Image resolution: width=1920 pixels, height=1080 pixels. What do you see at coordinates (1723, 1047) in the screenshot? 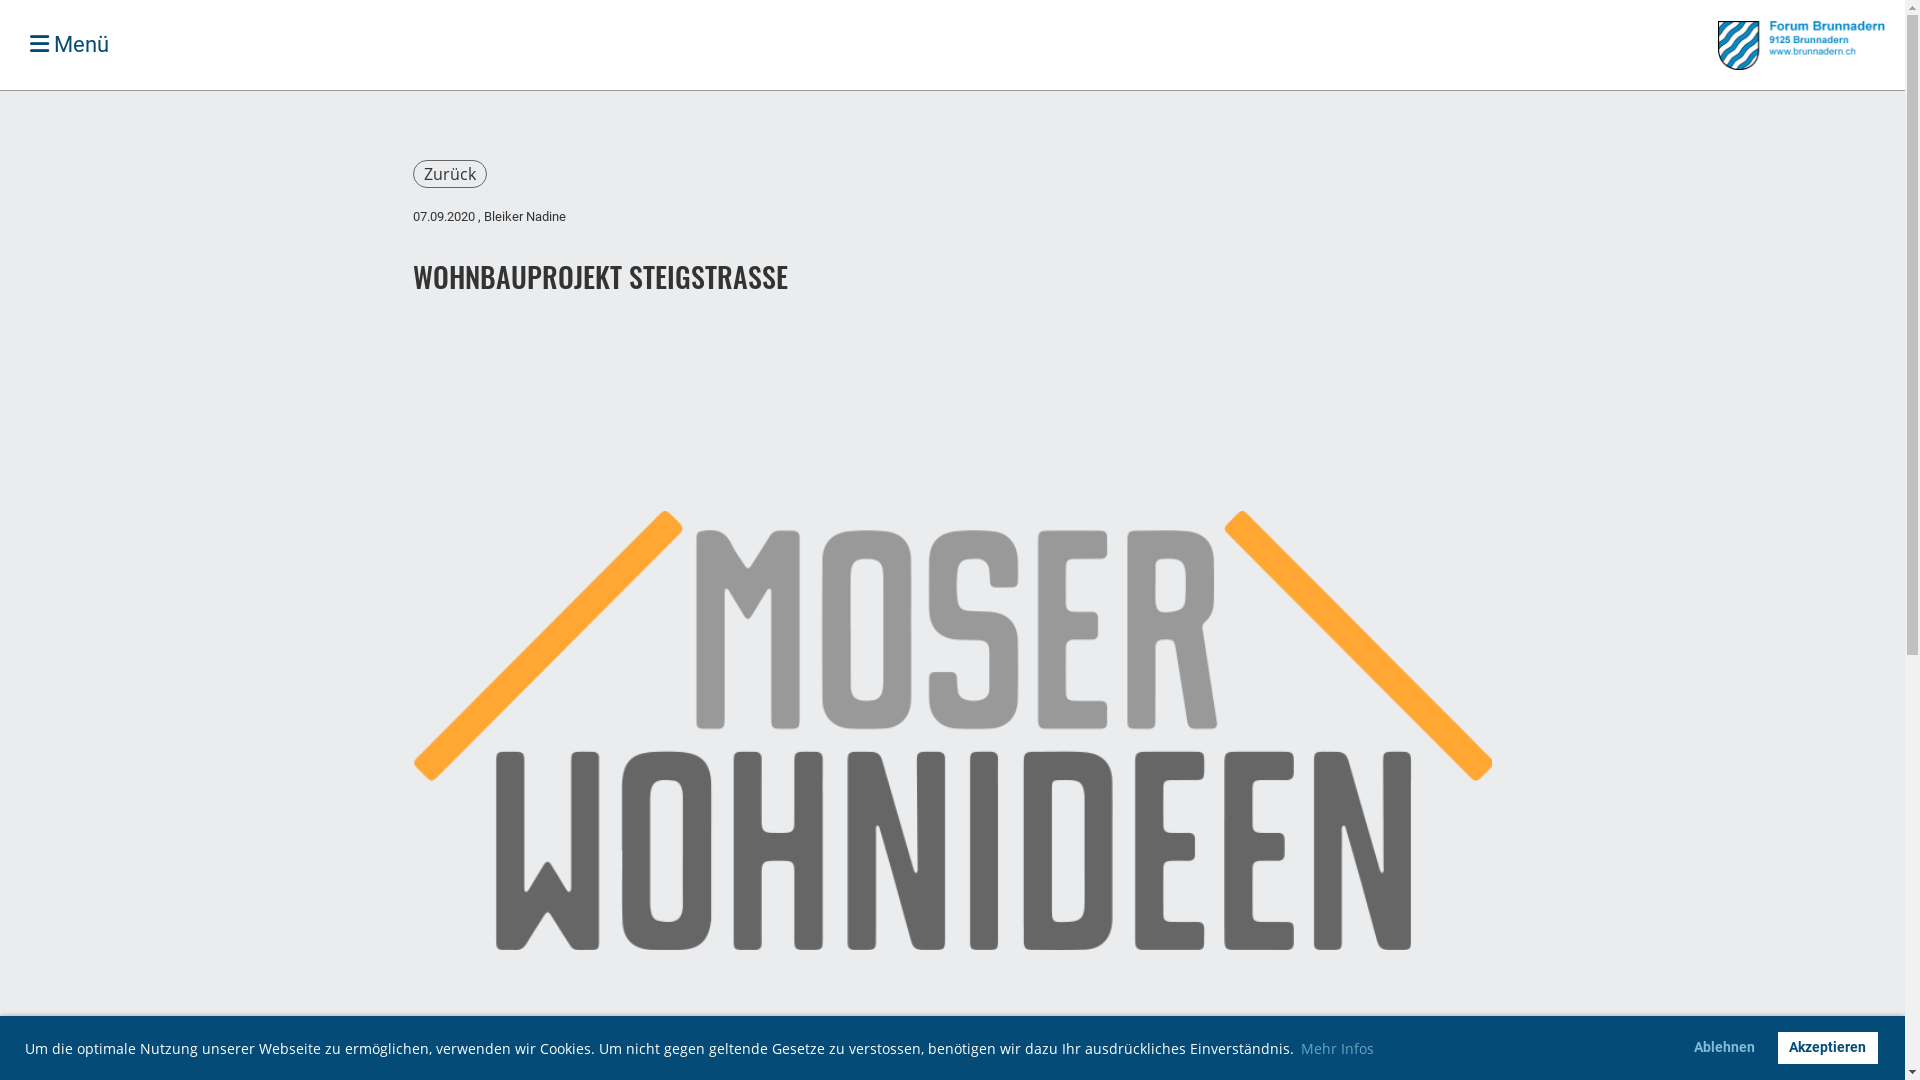
I see `'Ablehnen'` at bounding box center [1723, 1047].